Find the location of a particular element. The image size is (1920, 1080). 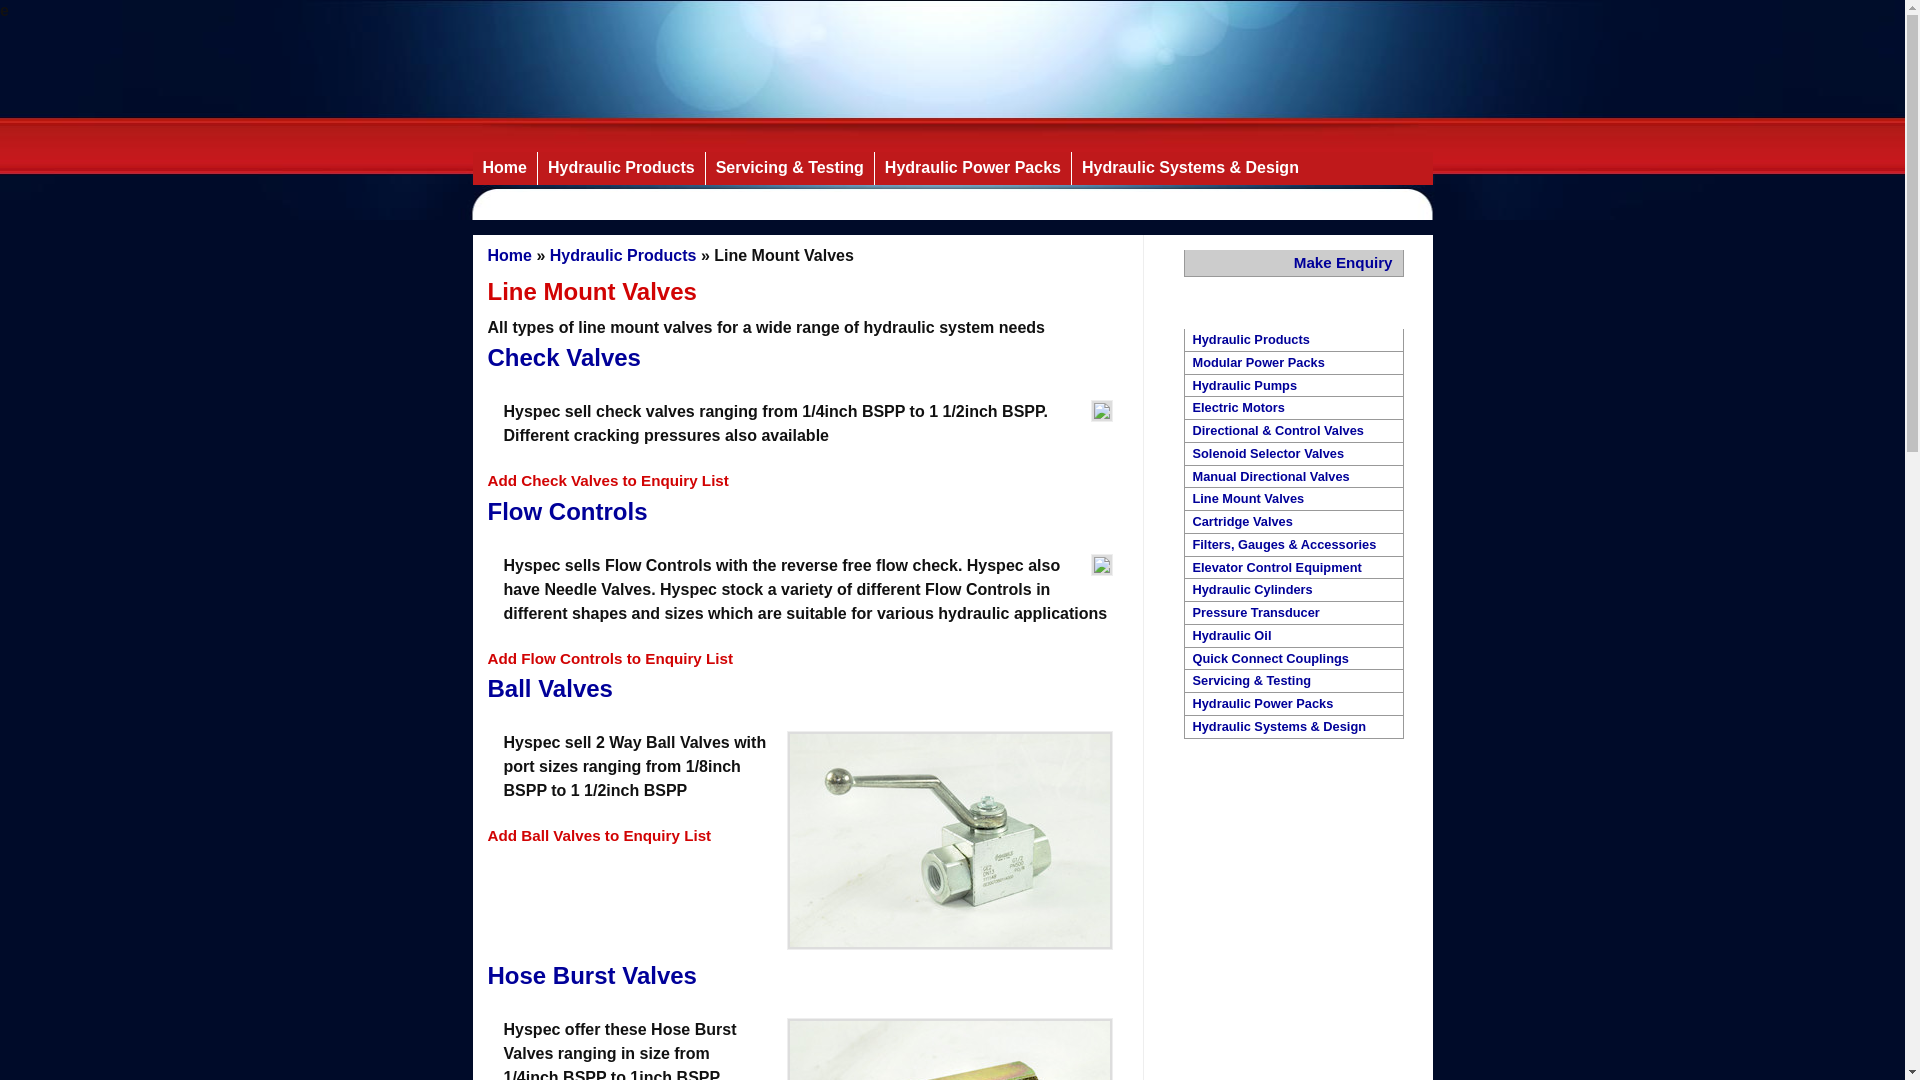

'Quick Connect Couplings' is located at coordinates (1292, 659).